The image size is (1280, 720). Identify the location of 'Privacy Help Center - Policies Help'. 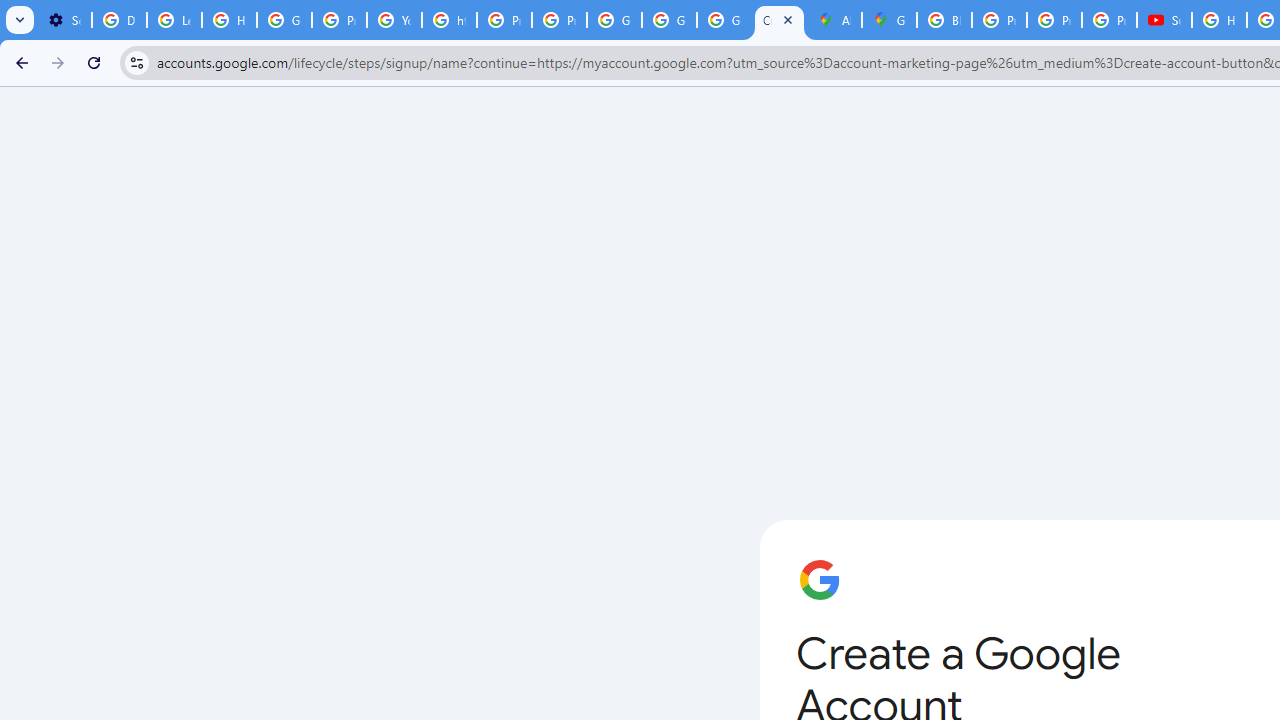
(999, 20).